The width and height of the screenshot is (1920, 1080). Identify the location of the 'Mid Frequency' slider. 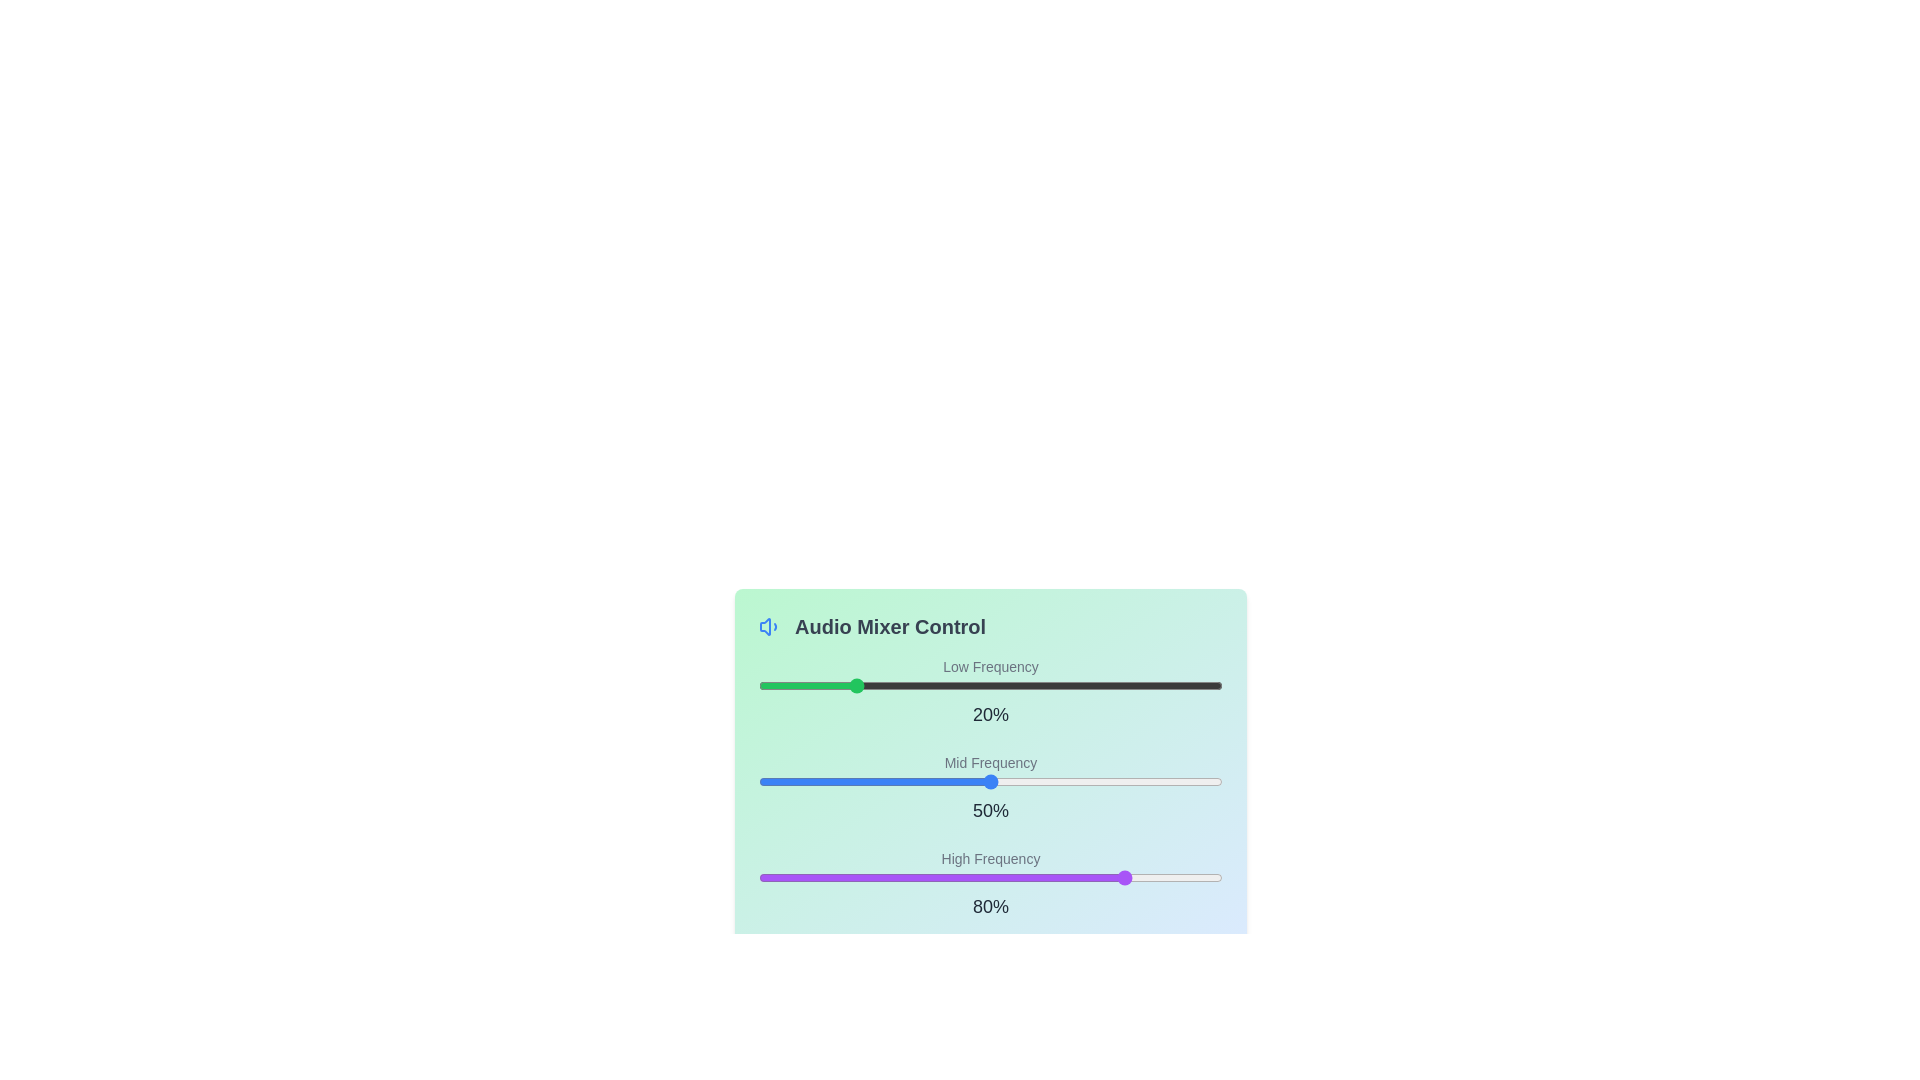
(1032, 781).